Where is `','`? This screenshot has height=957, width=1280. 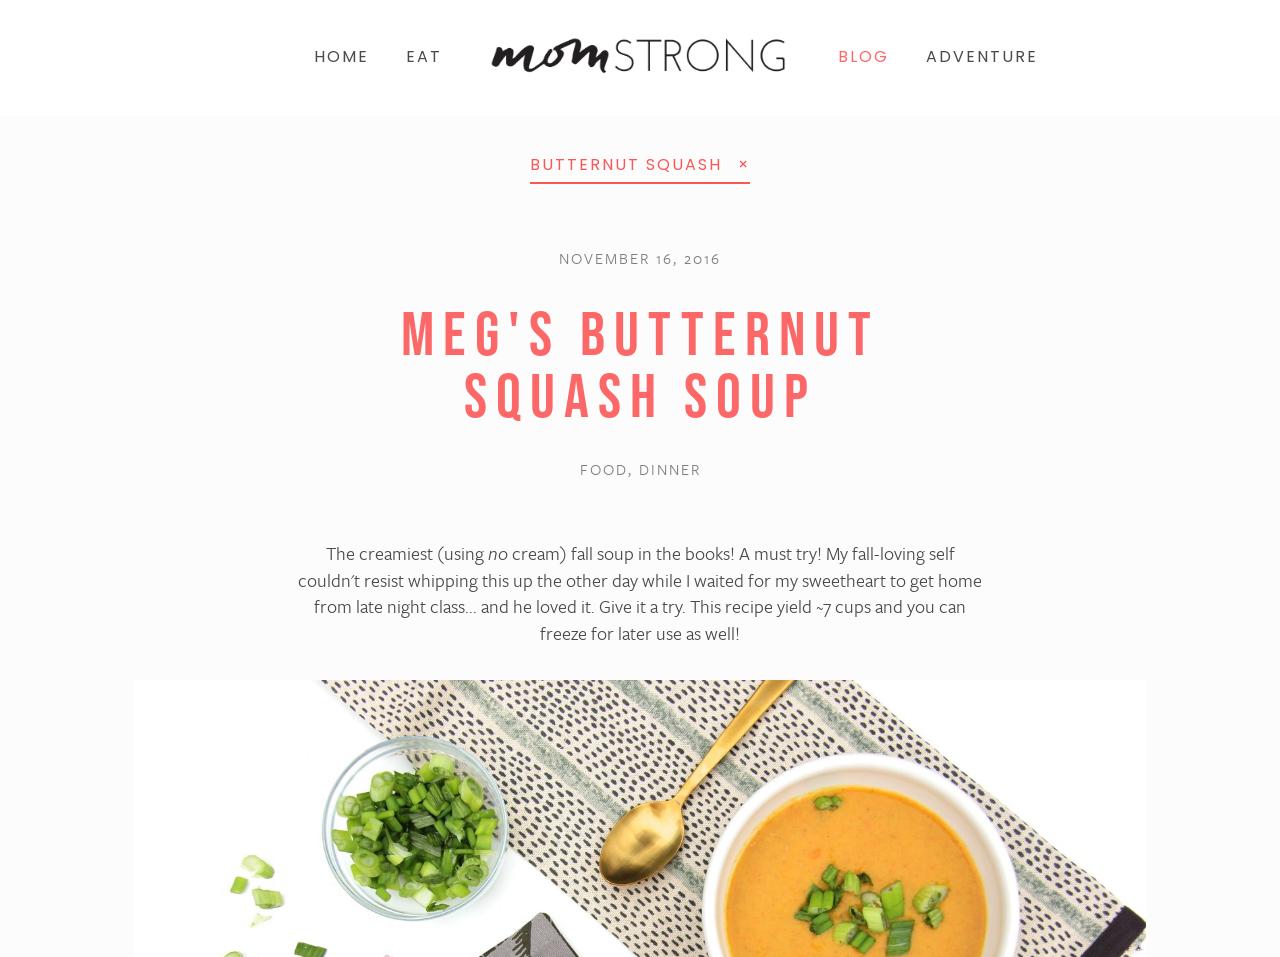 ',' is located at coordinates (631, 468).